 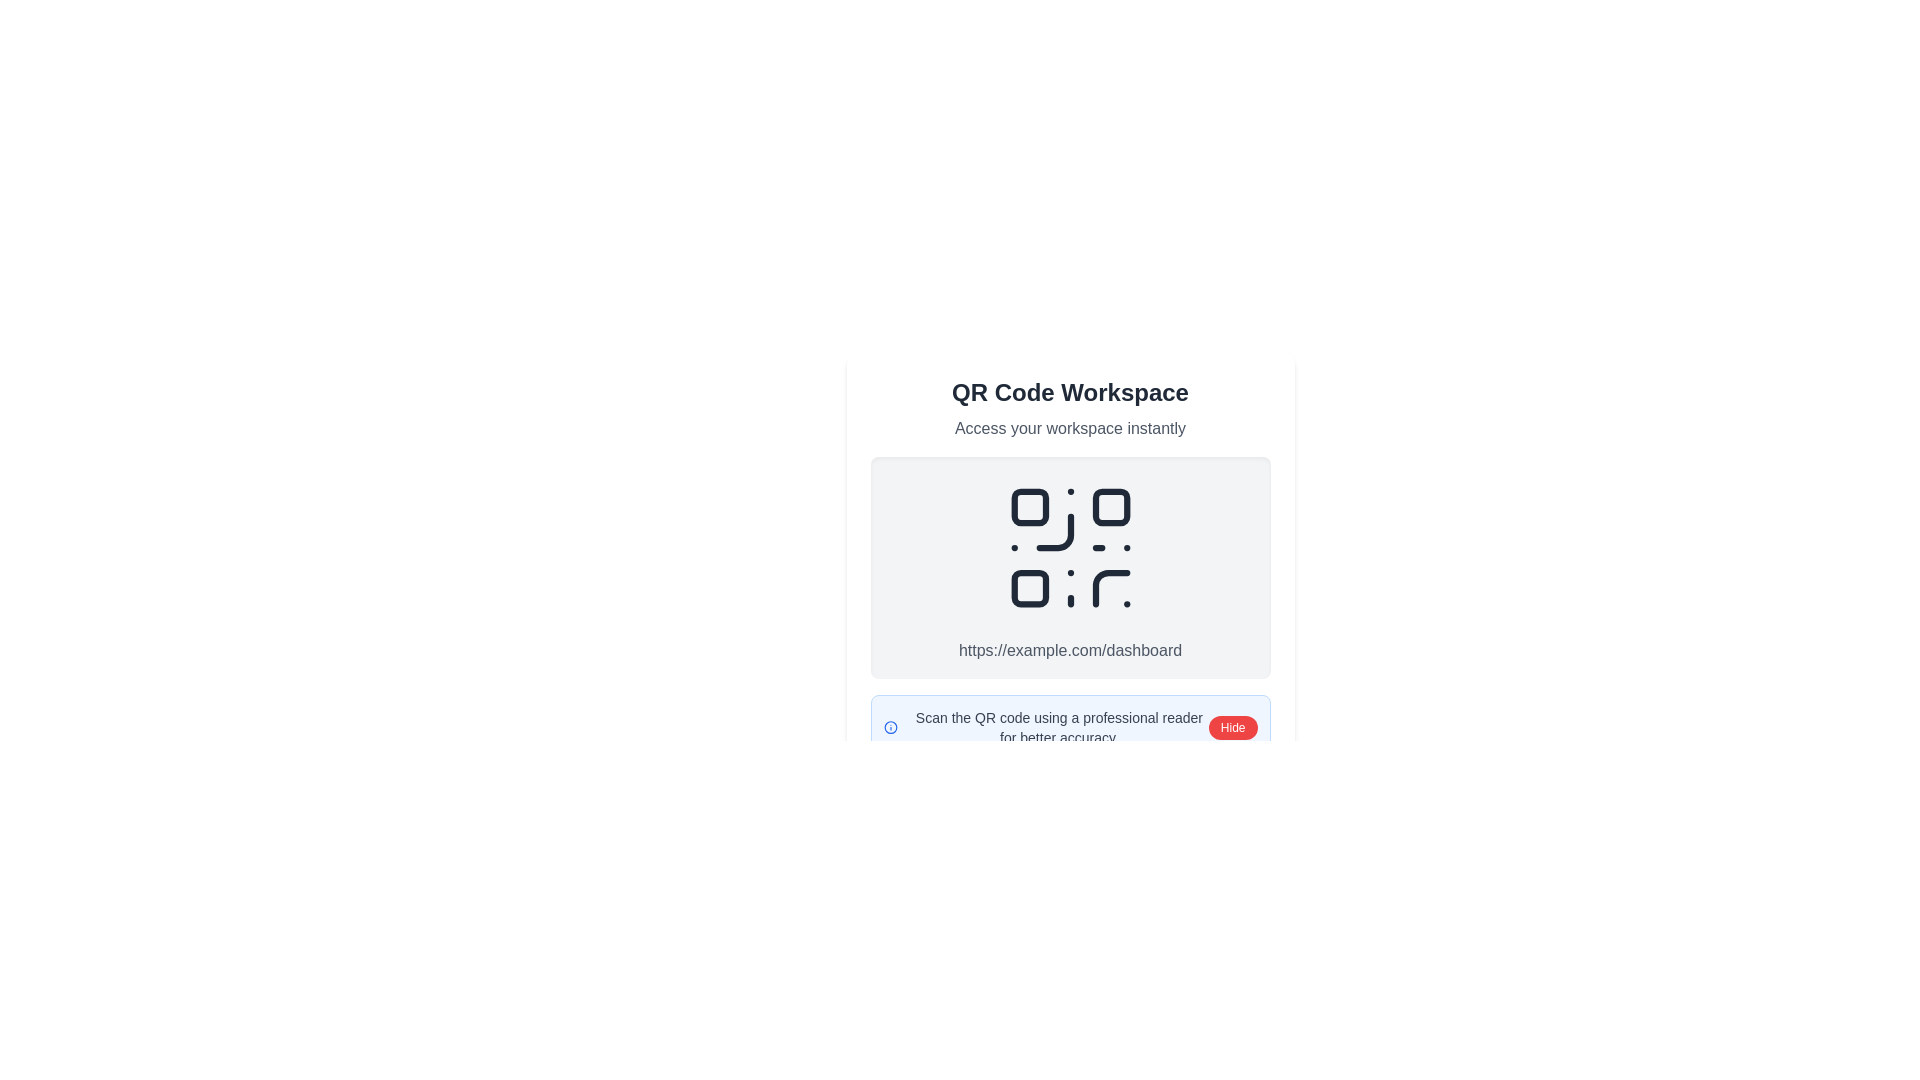 What do you see at coordinates (889, 728) in the screenshot?
I see `the small, circular blue icon with an outlined 'i' in the center, which indicates information and precedes the text 'Scan the QR code using a professional reader for better accuracy.'` at bounding box center [889, 728].